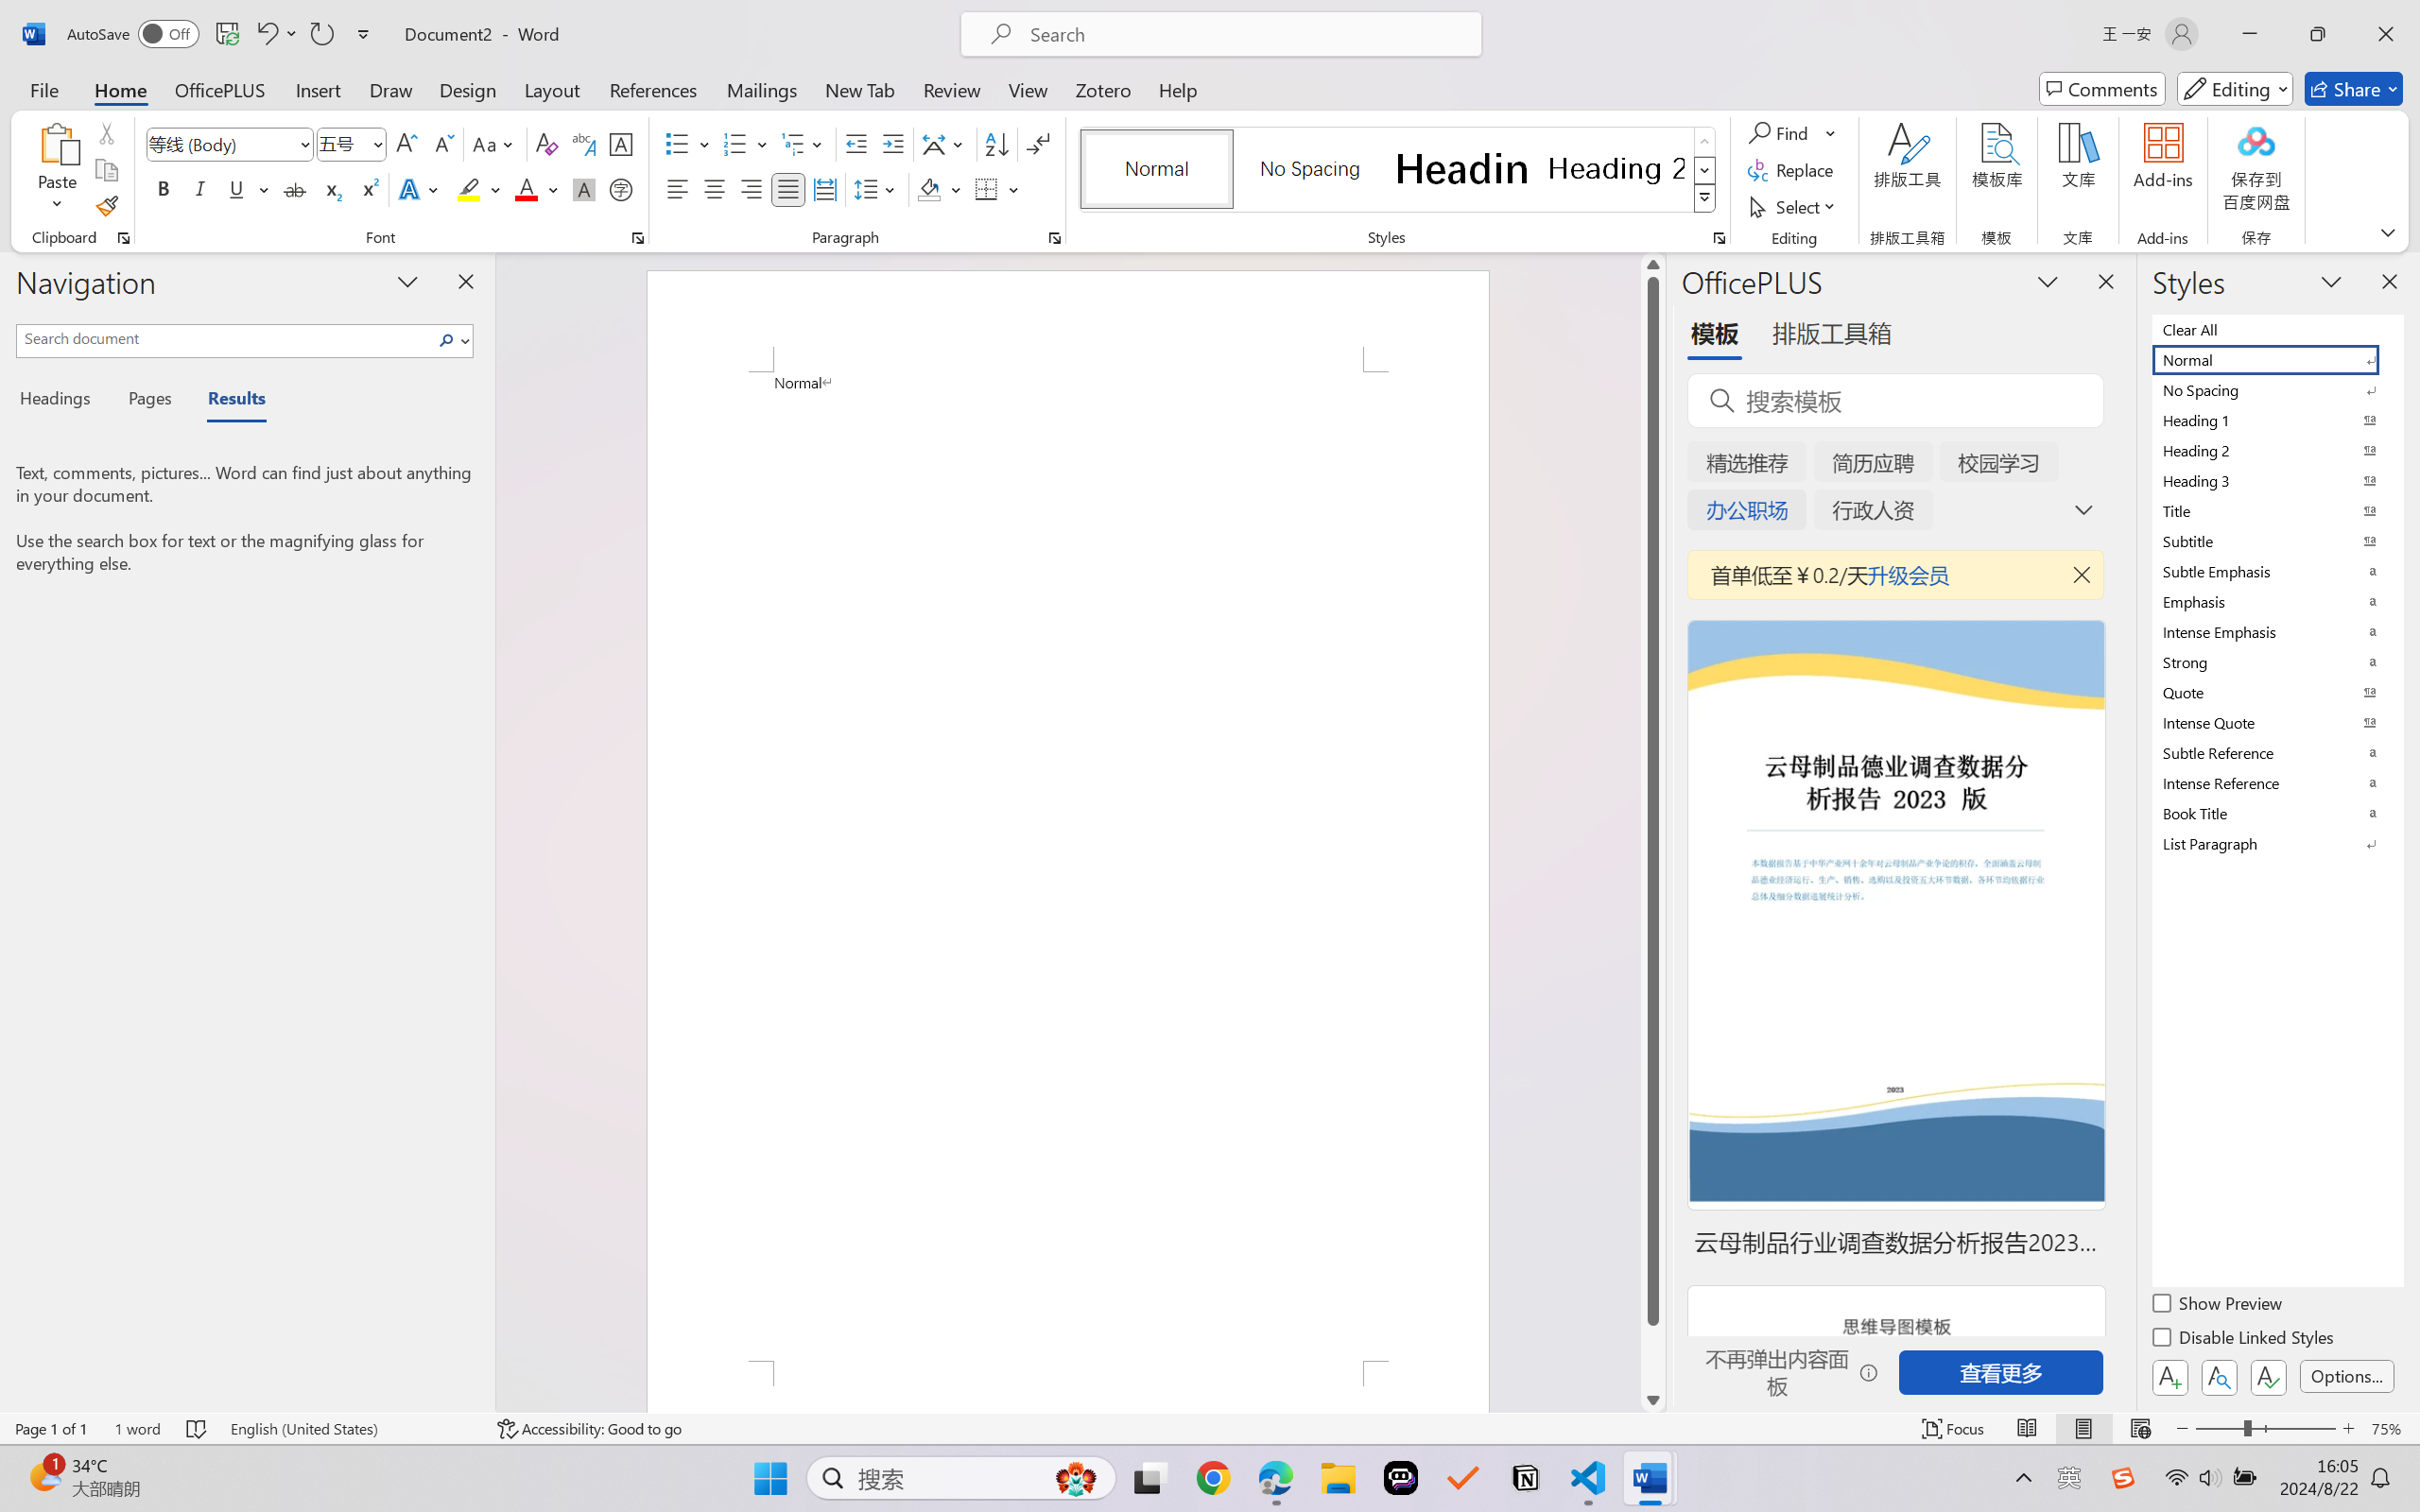 Image resolution: width=2420 pixels, height=1512 pixels. I want to click on 'Shading', so click(939, 188).